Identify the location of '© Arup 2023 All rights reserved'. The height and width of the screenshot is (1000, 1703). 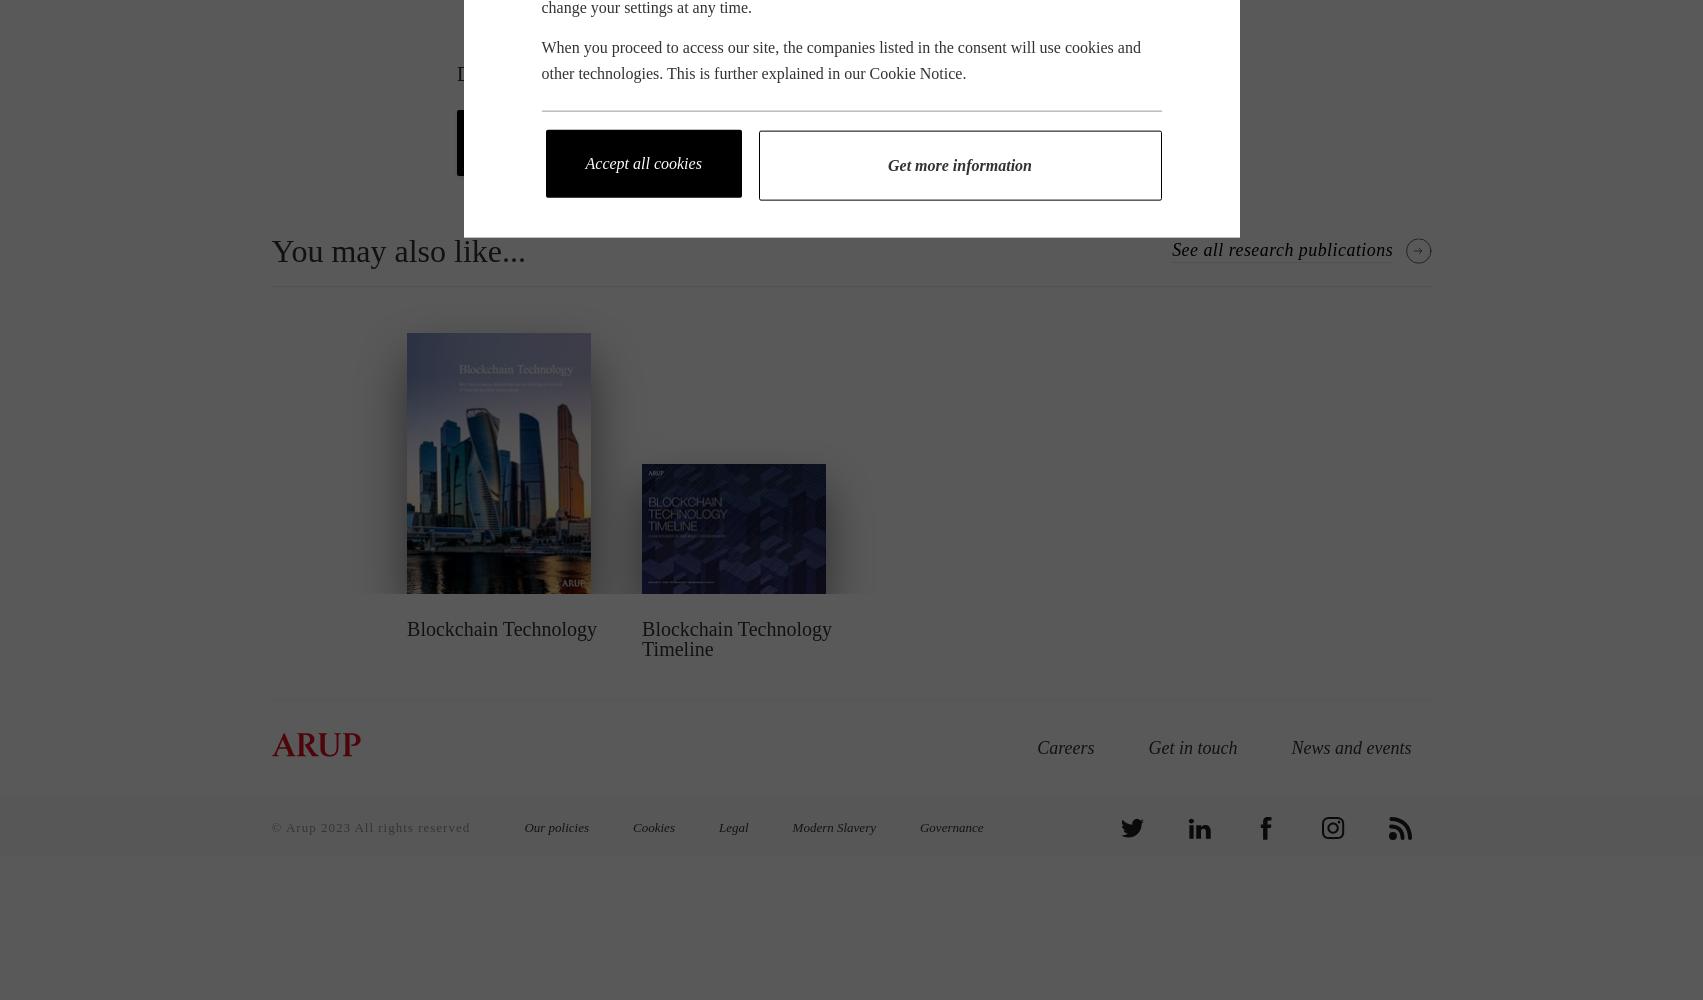
(372, 826).